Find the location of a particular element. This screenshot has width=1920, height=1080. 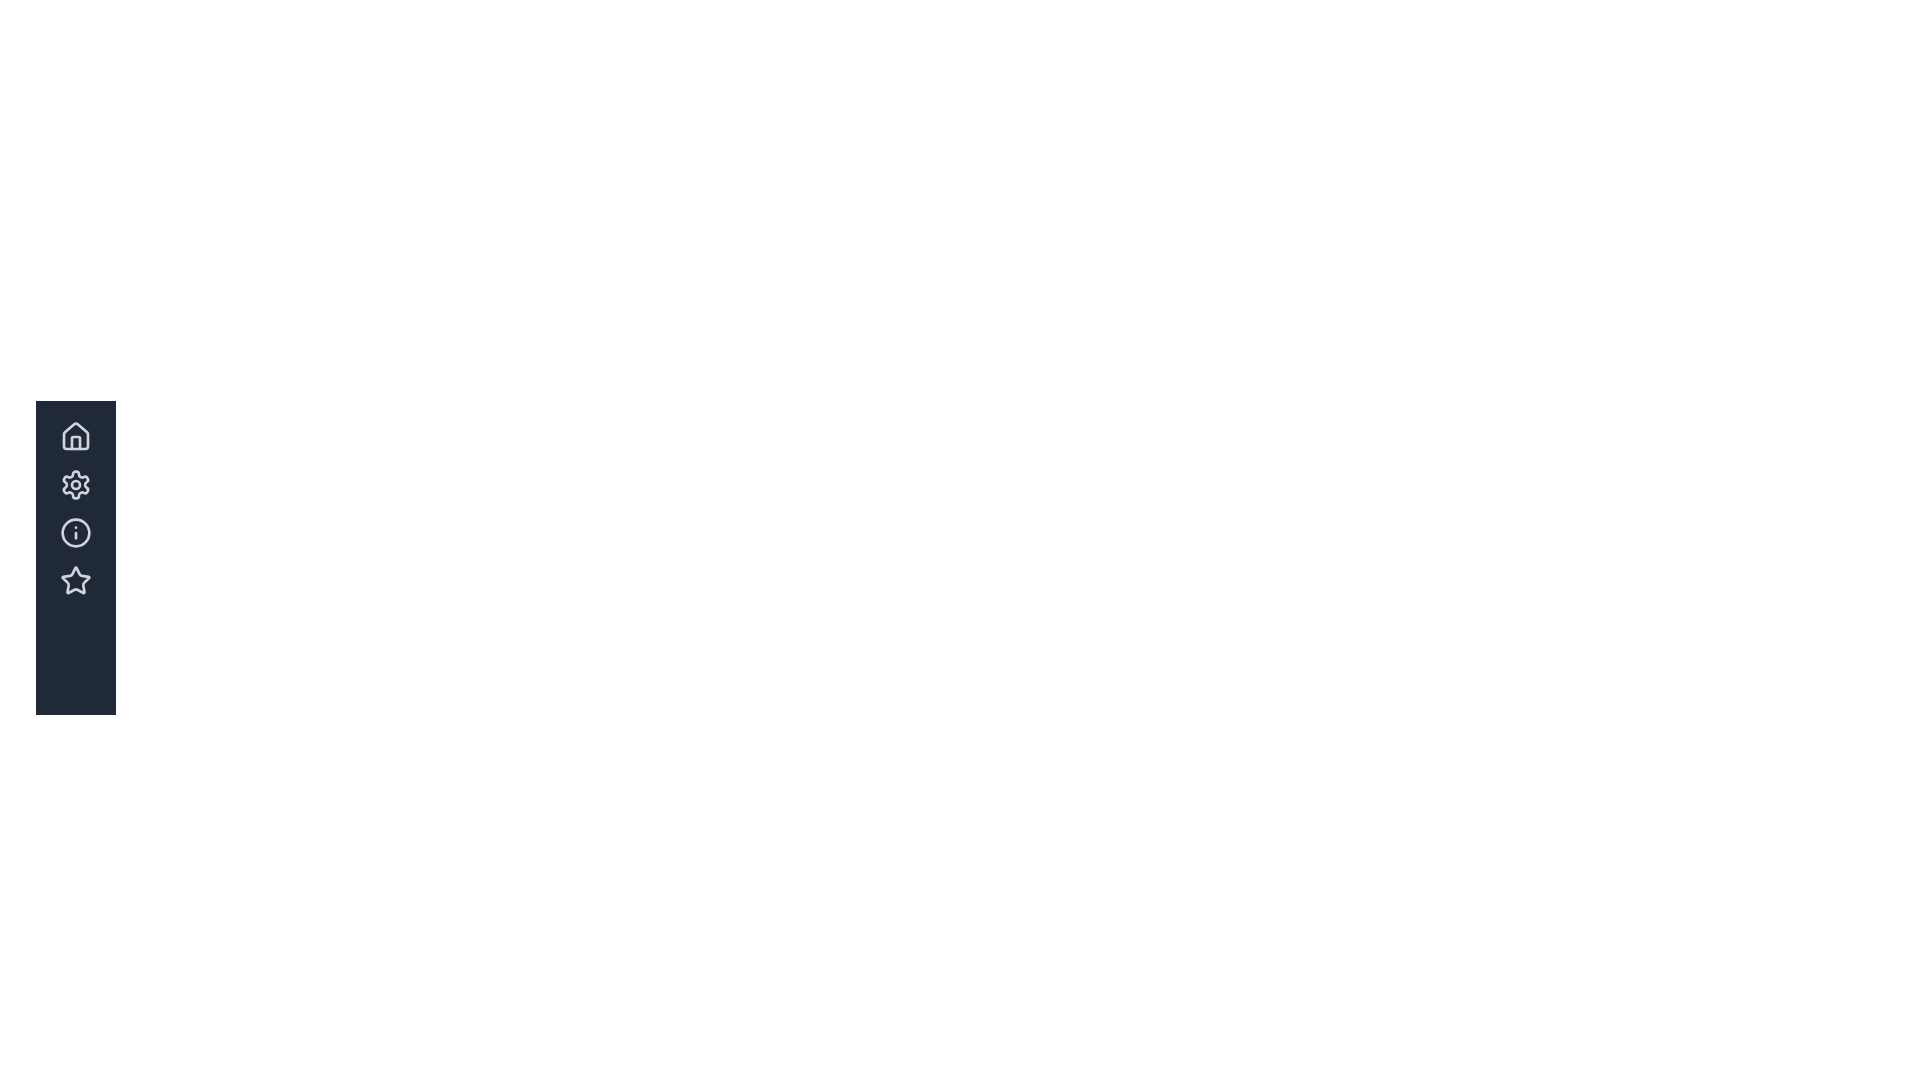

the circular information icon with a light gray border and dark gray background located in the left-hand sidebar, which is the third icon in a vertical list of four icons is located at coordinates (76, 531).